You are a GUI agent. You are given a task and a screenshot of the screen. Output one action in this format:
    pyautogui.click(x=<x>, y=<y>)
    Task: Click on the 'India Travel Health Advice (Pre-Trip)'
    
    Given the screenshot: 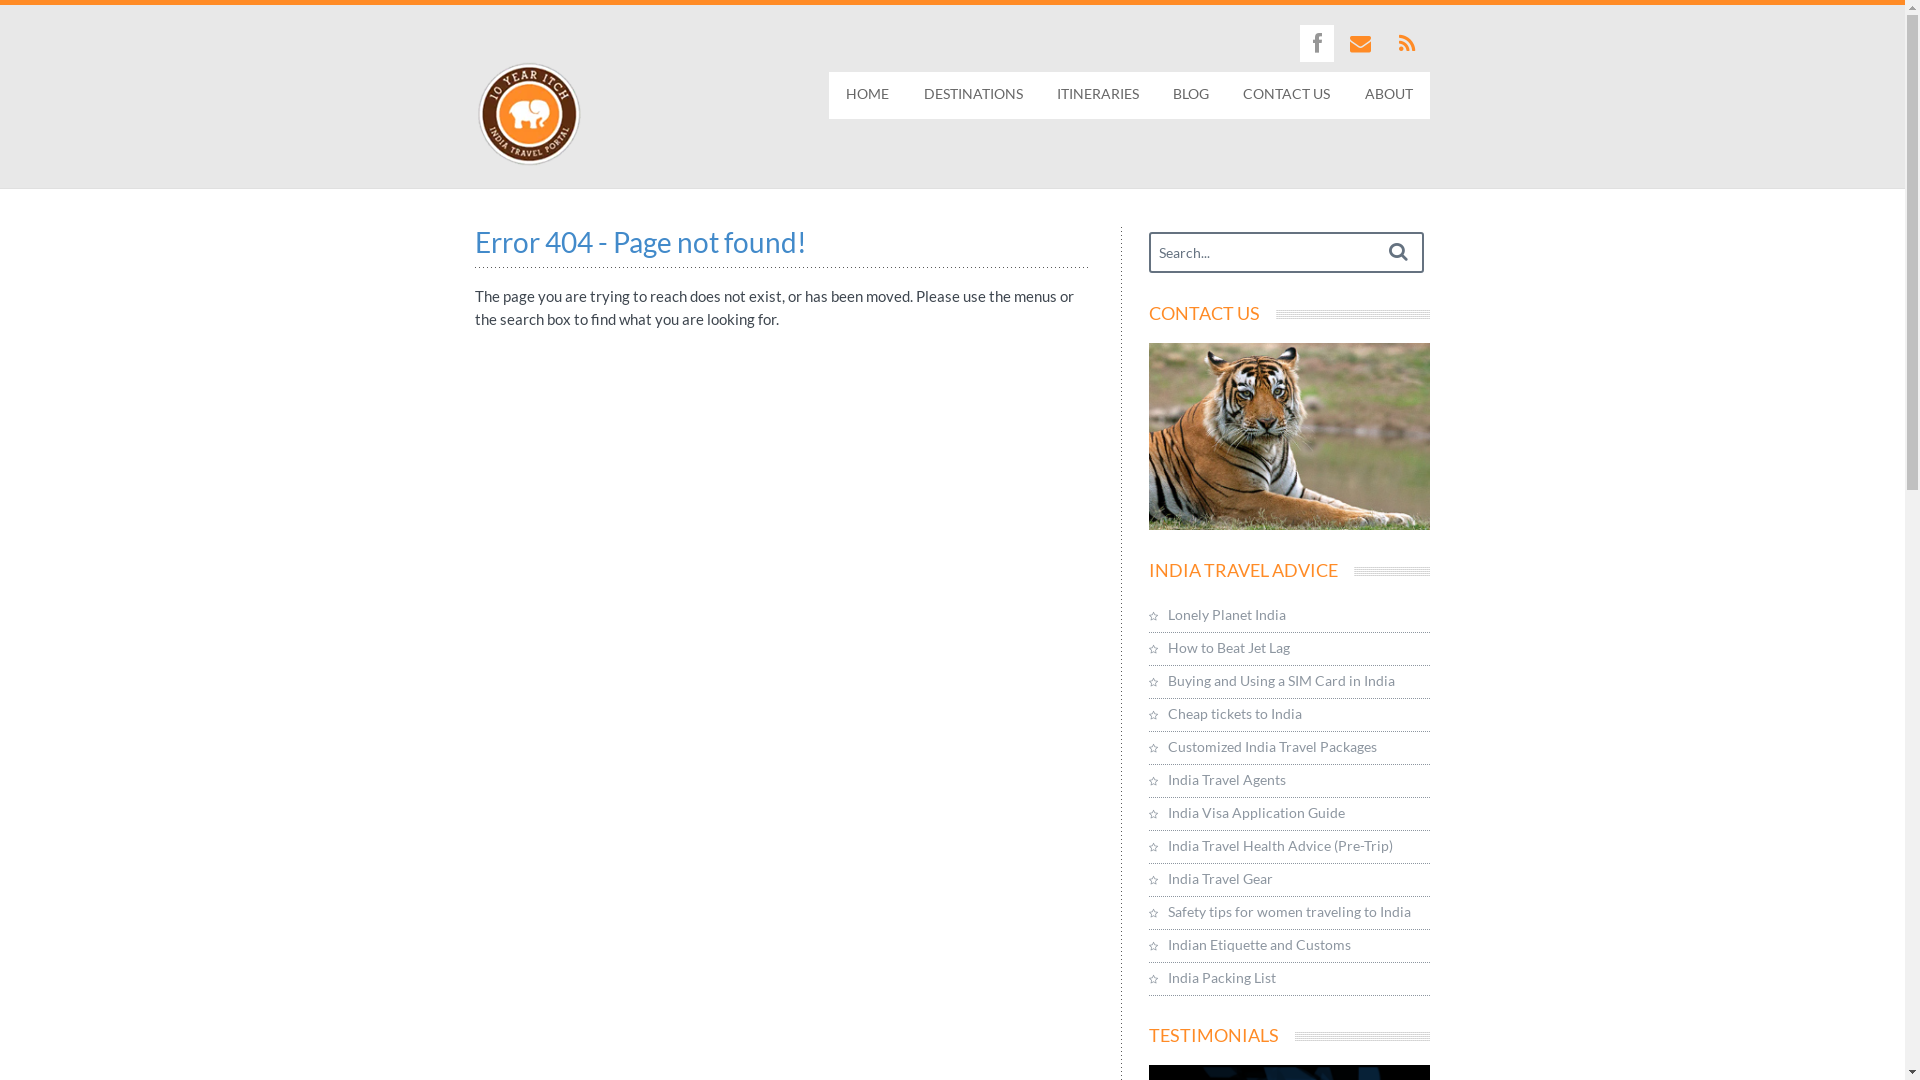 What is the action you would take?
    pyautogui.click(x=1289, y=847)
    